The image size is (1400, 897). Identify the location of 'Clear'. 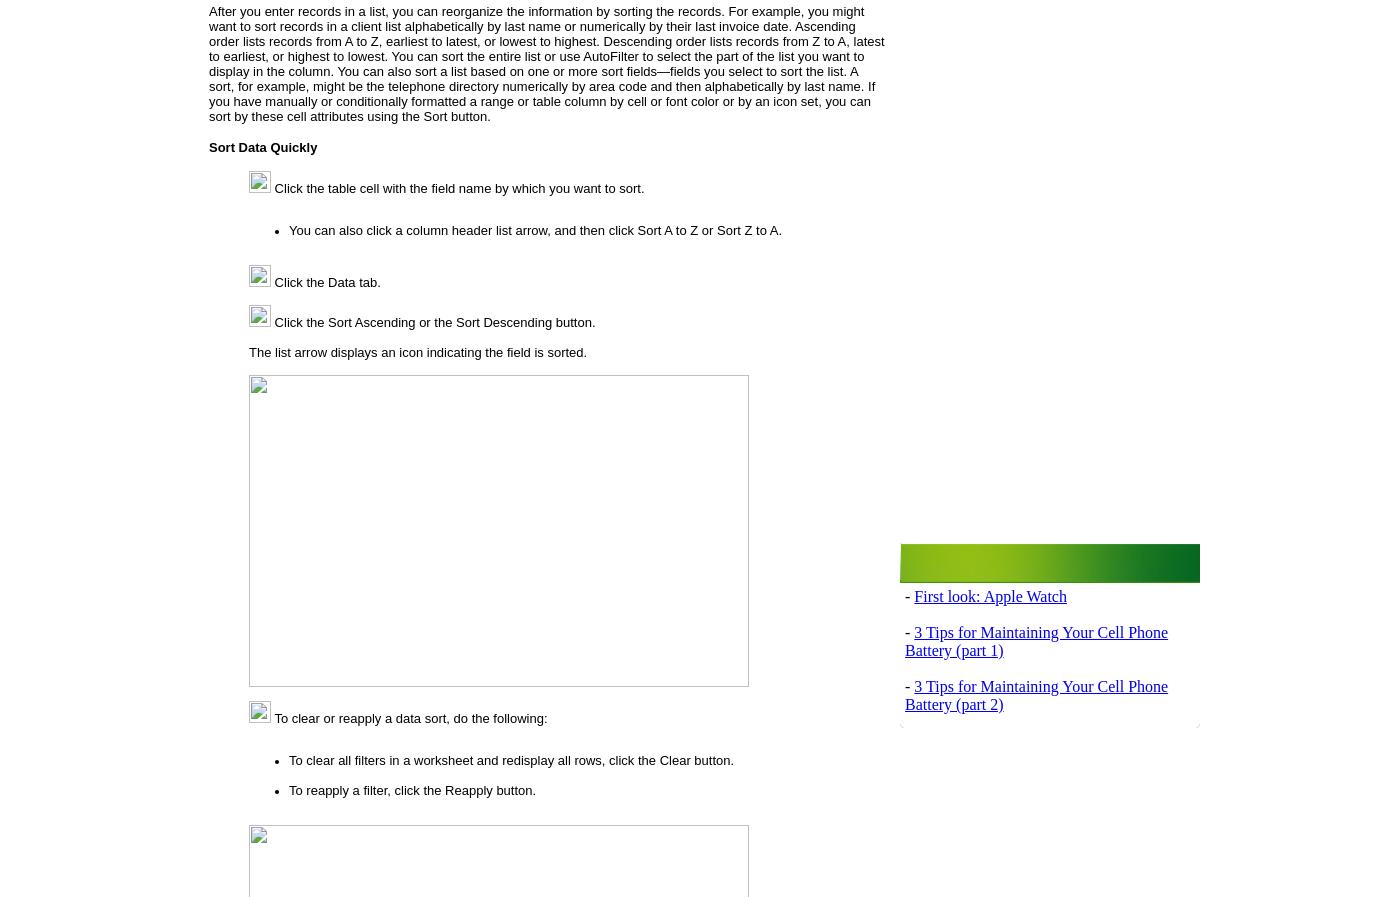
(674, 759).